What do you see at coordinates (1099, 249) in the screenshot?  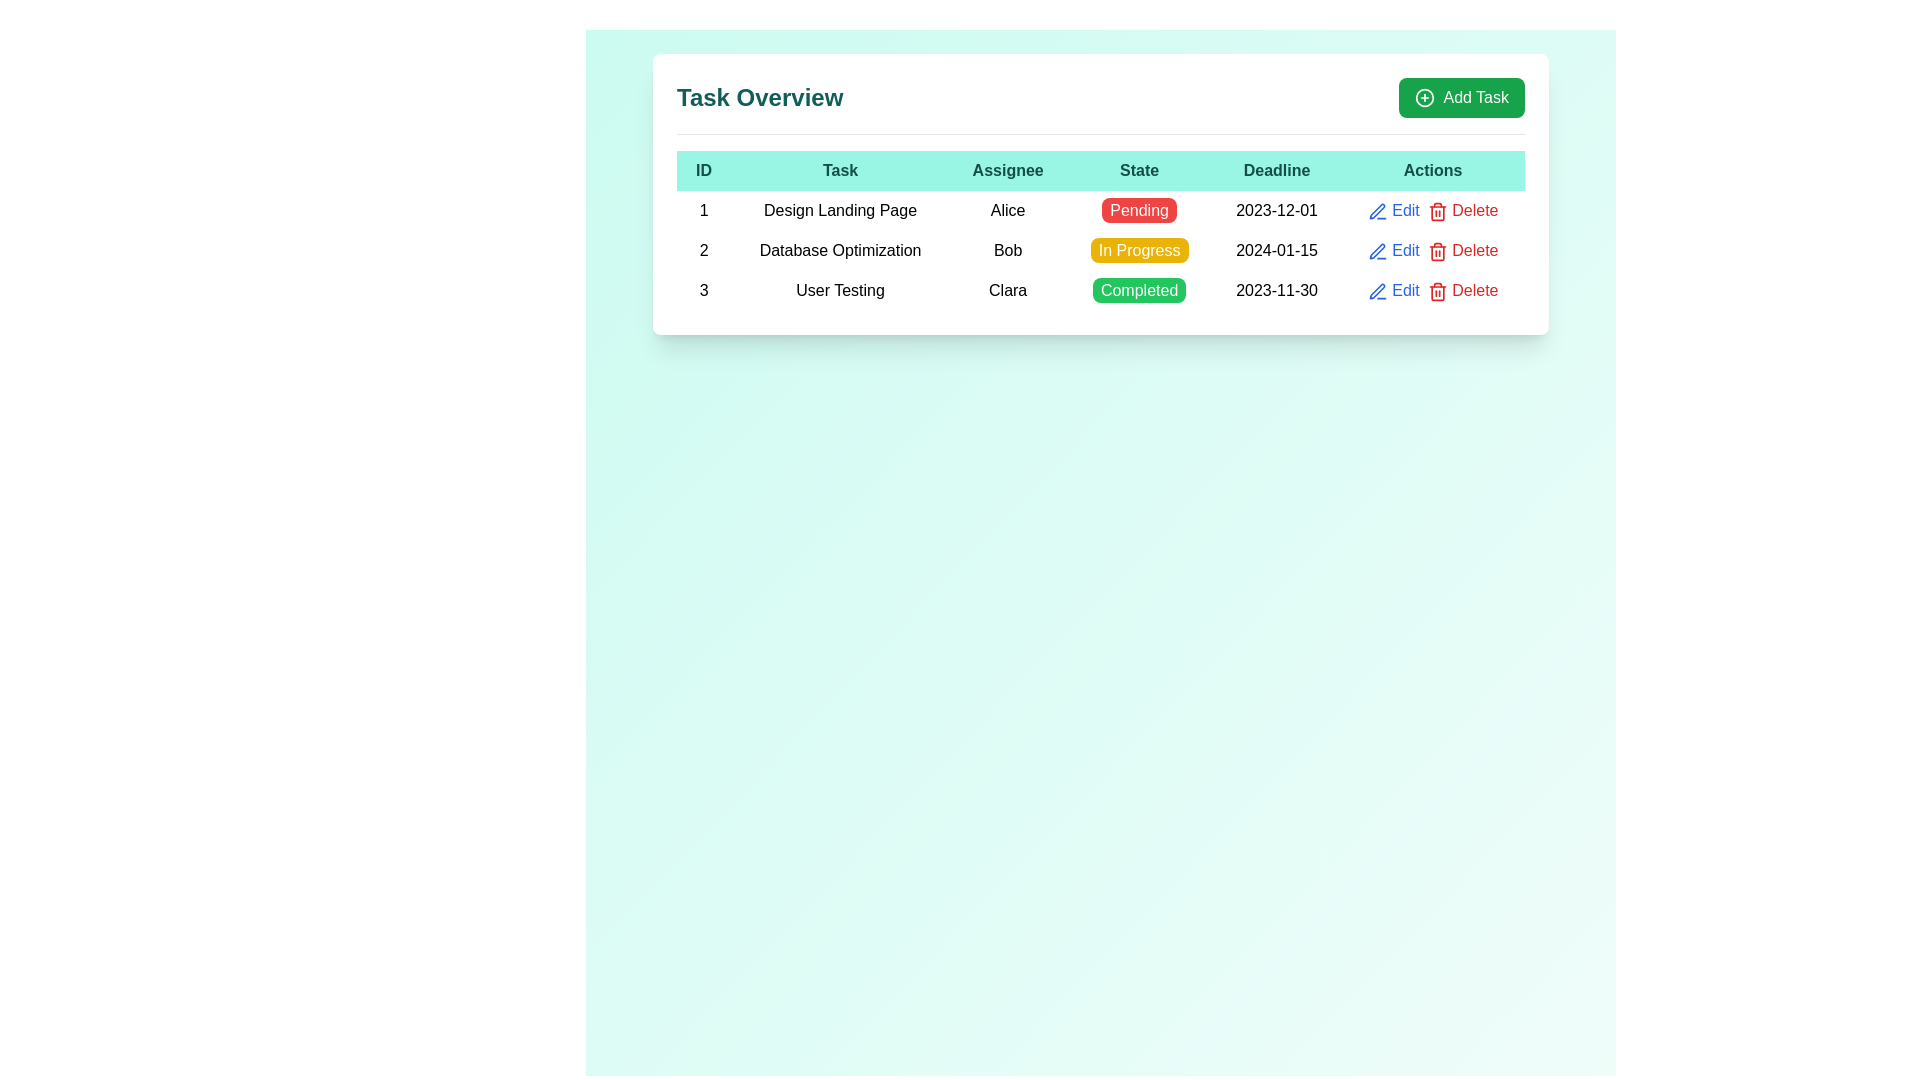 I see `the second row of the task overview table, which summarizes task details such as identification, assignee, status, and deadline` at bounding box center [1099, 249].